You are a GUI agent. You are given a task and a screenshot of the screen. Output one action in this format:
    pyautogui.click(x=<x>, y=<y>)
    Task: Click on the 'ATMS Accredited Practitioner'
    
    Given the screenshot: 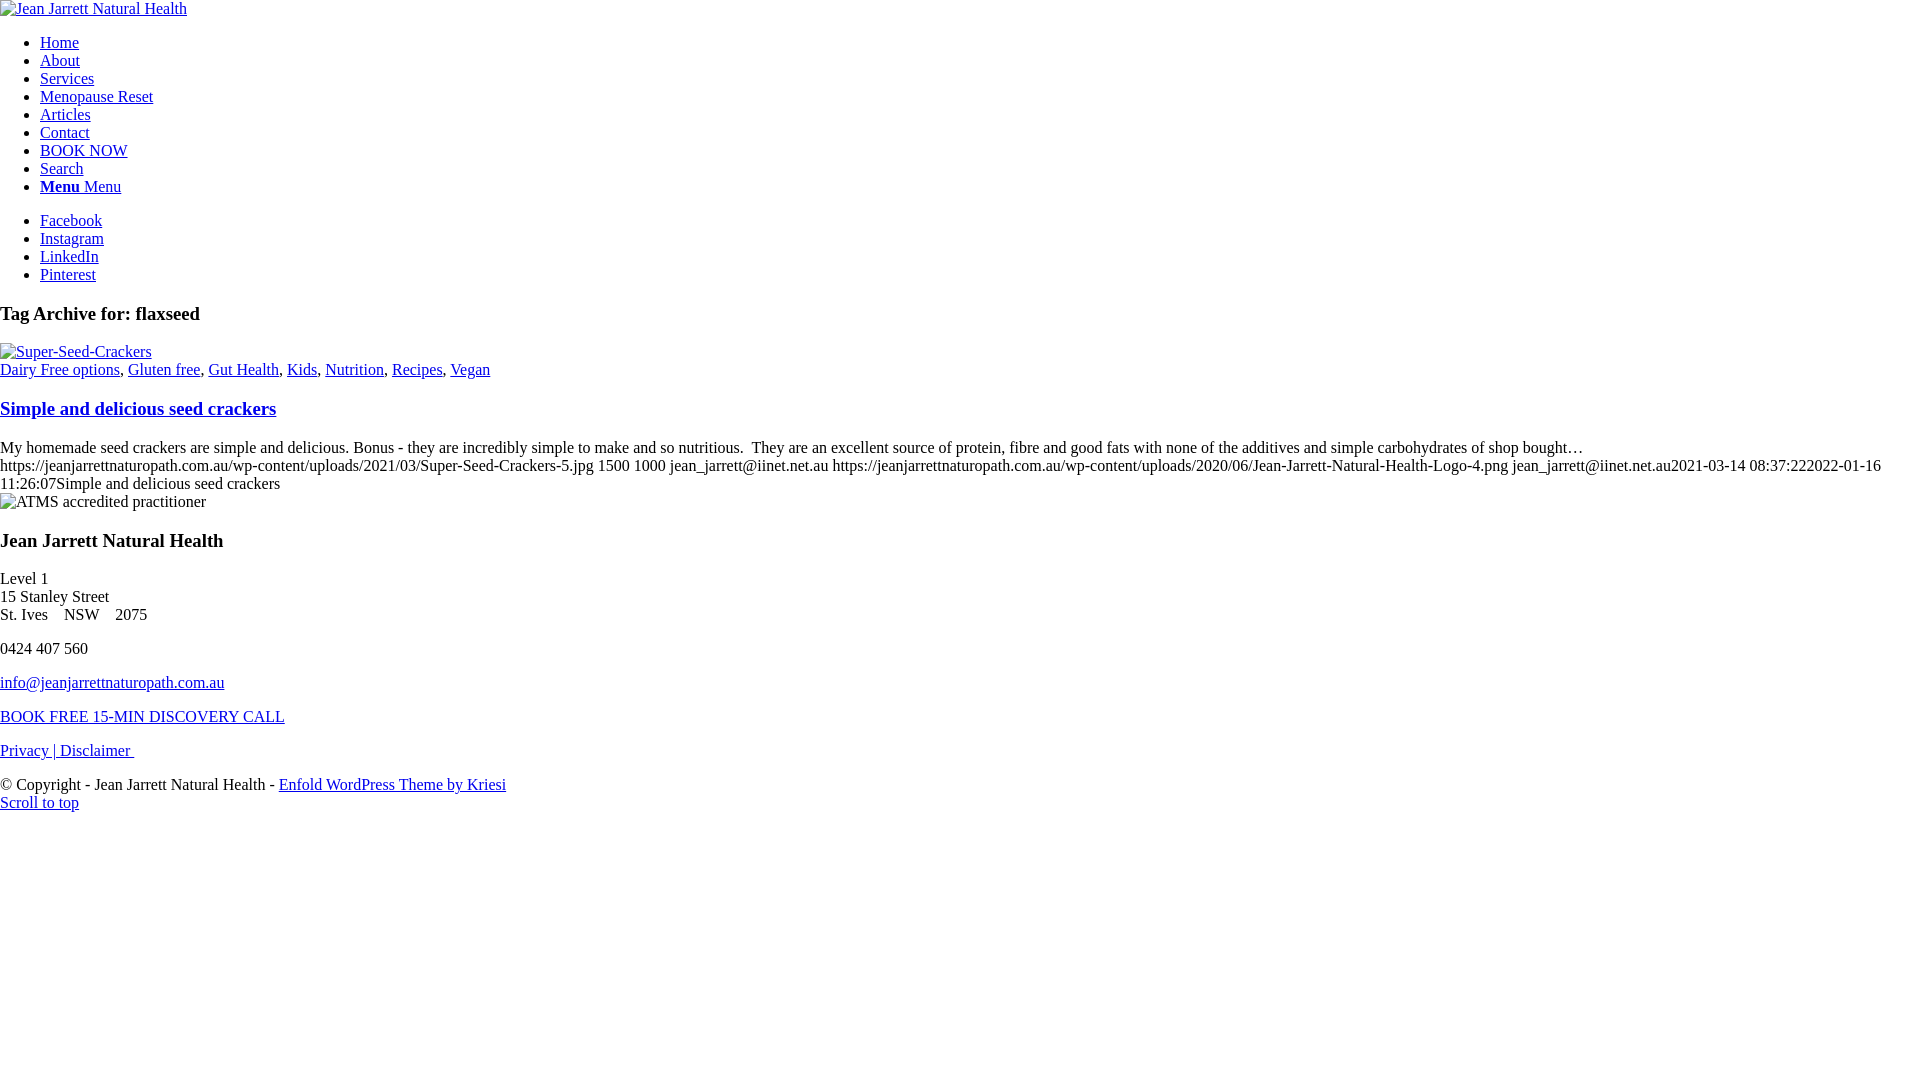 What is the action you would take?
    pyautogui.click(x=101, y=500)
    